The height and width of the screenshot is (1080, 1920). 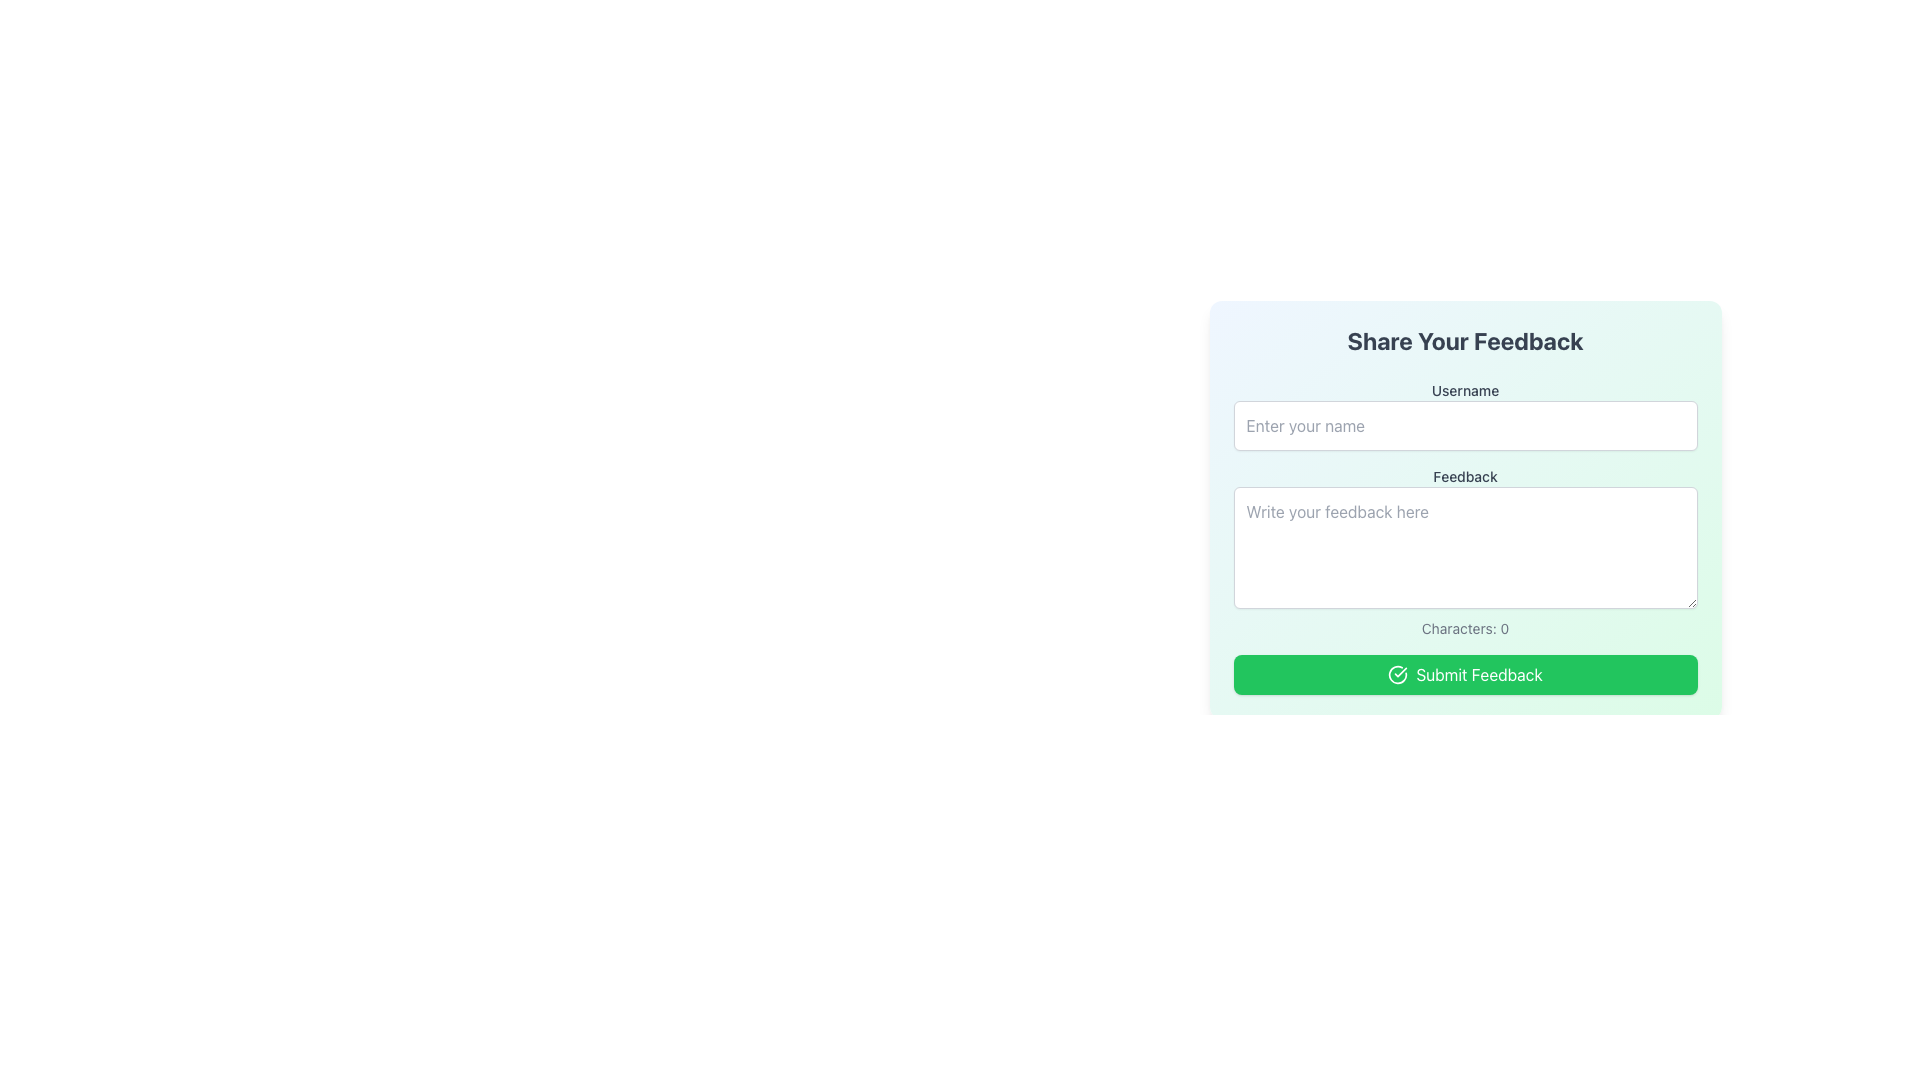 I want to click on the Text Area Input below the 'Feedback' label to highlight it for user input, so click(x=1465, y=552).